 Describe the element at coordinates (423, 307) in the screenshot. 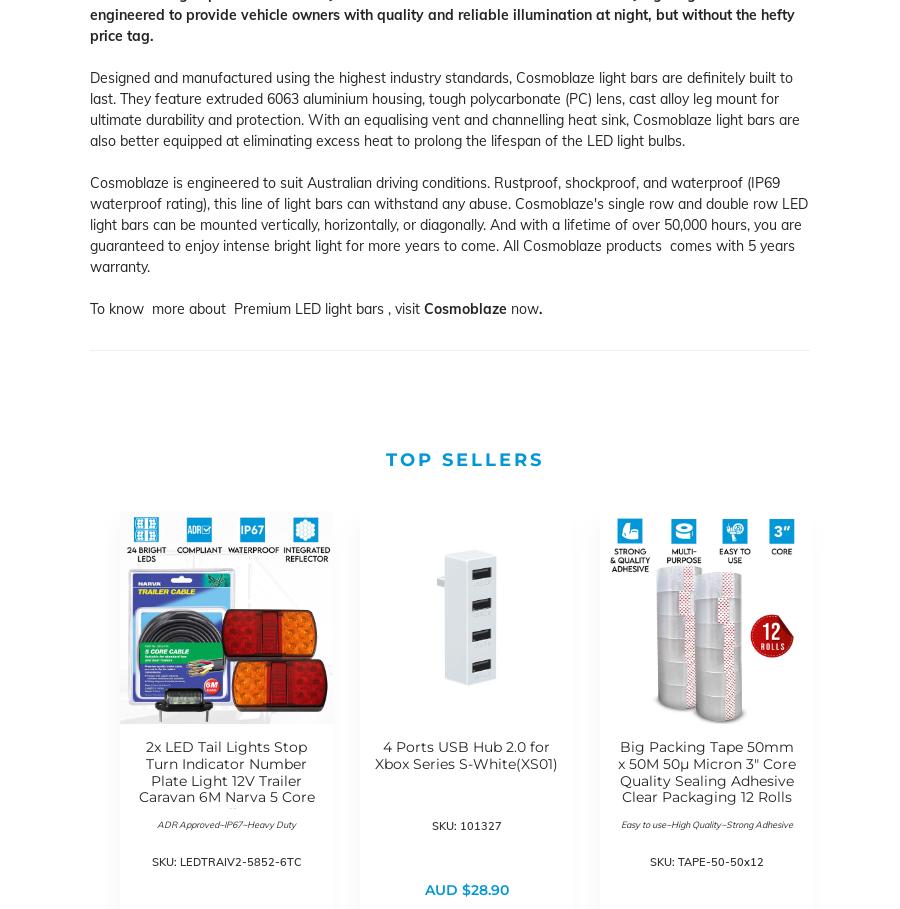

I see `'Cosmoblaze'` at that location.